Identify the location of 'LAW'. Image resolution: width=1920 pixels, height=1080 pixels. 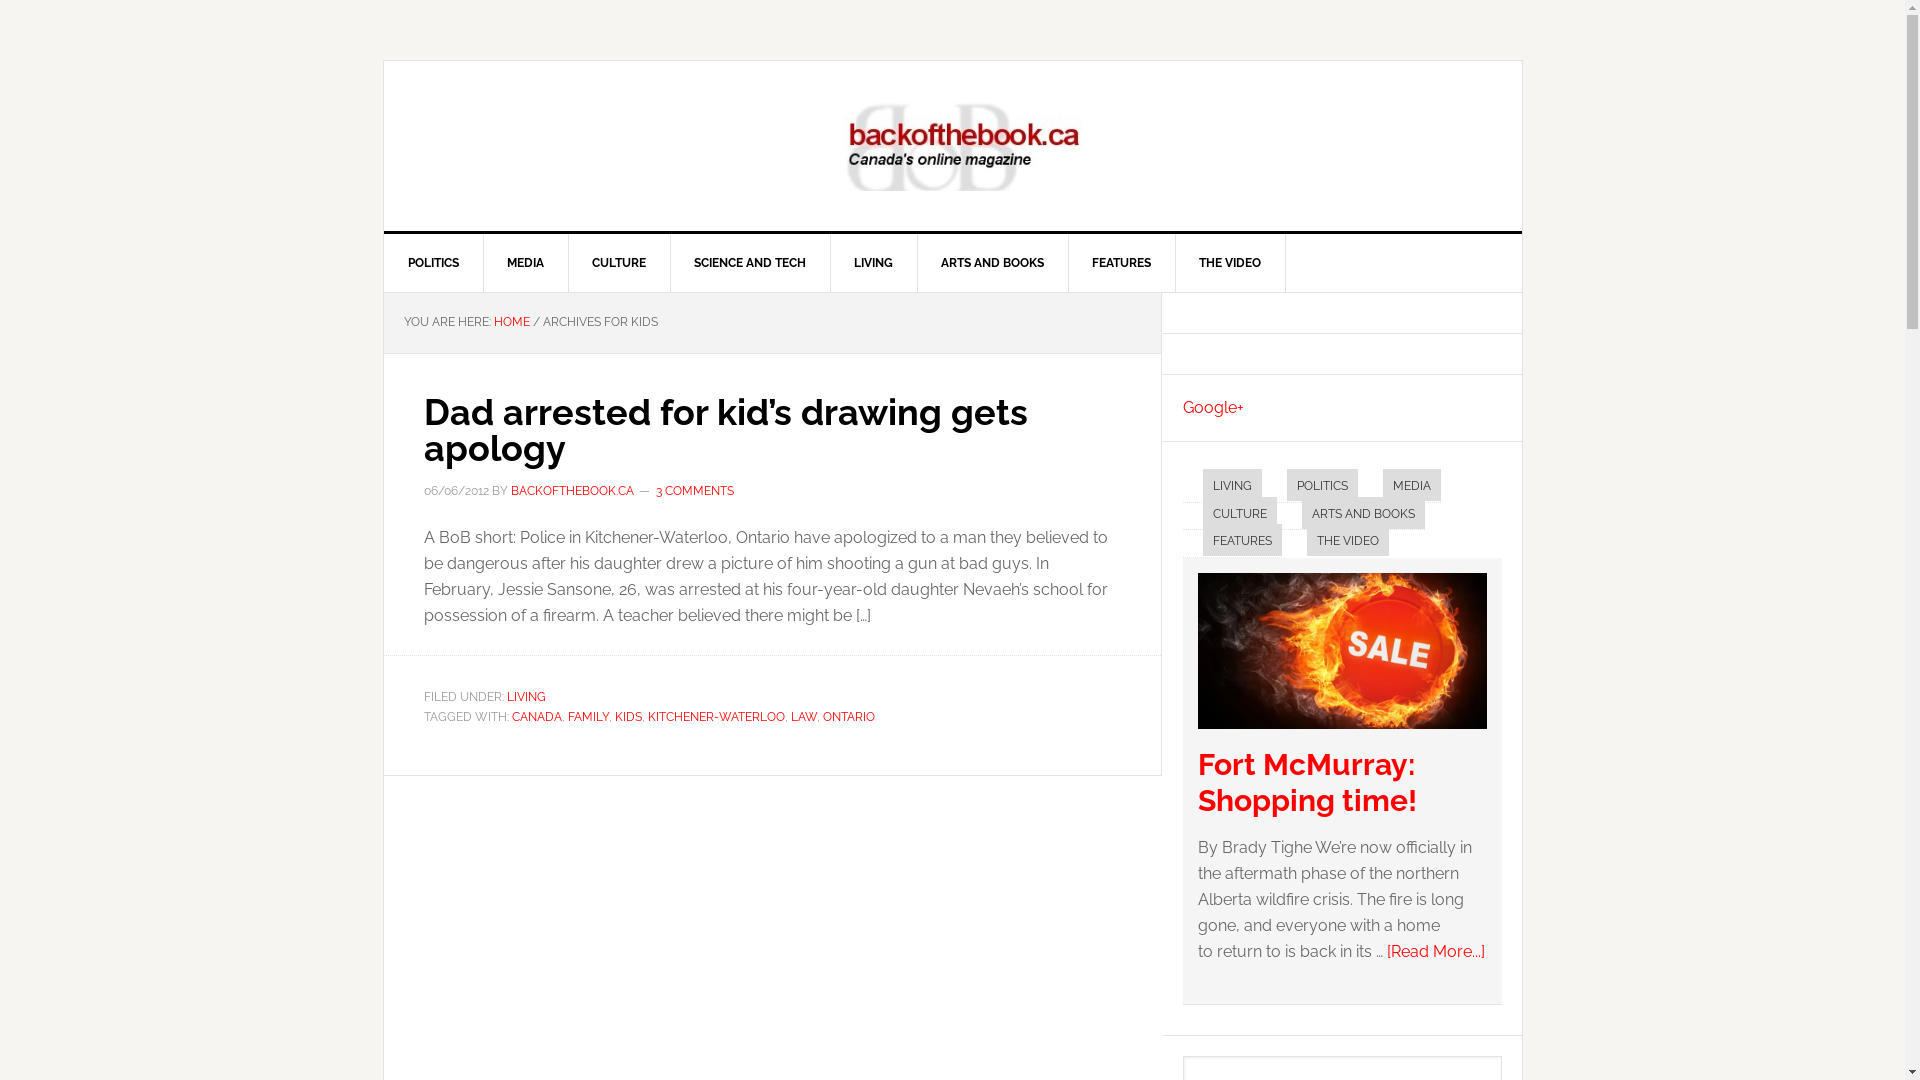
(802, 716).